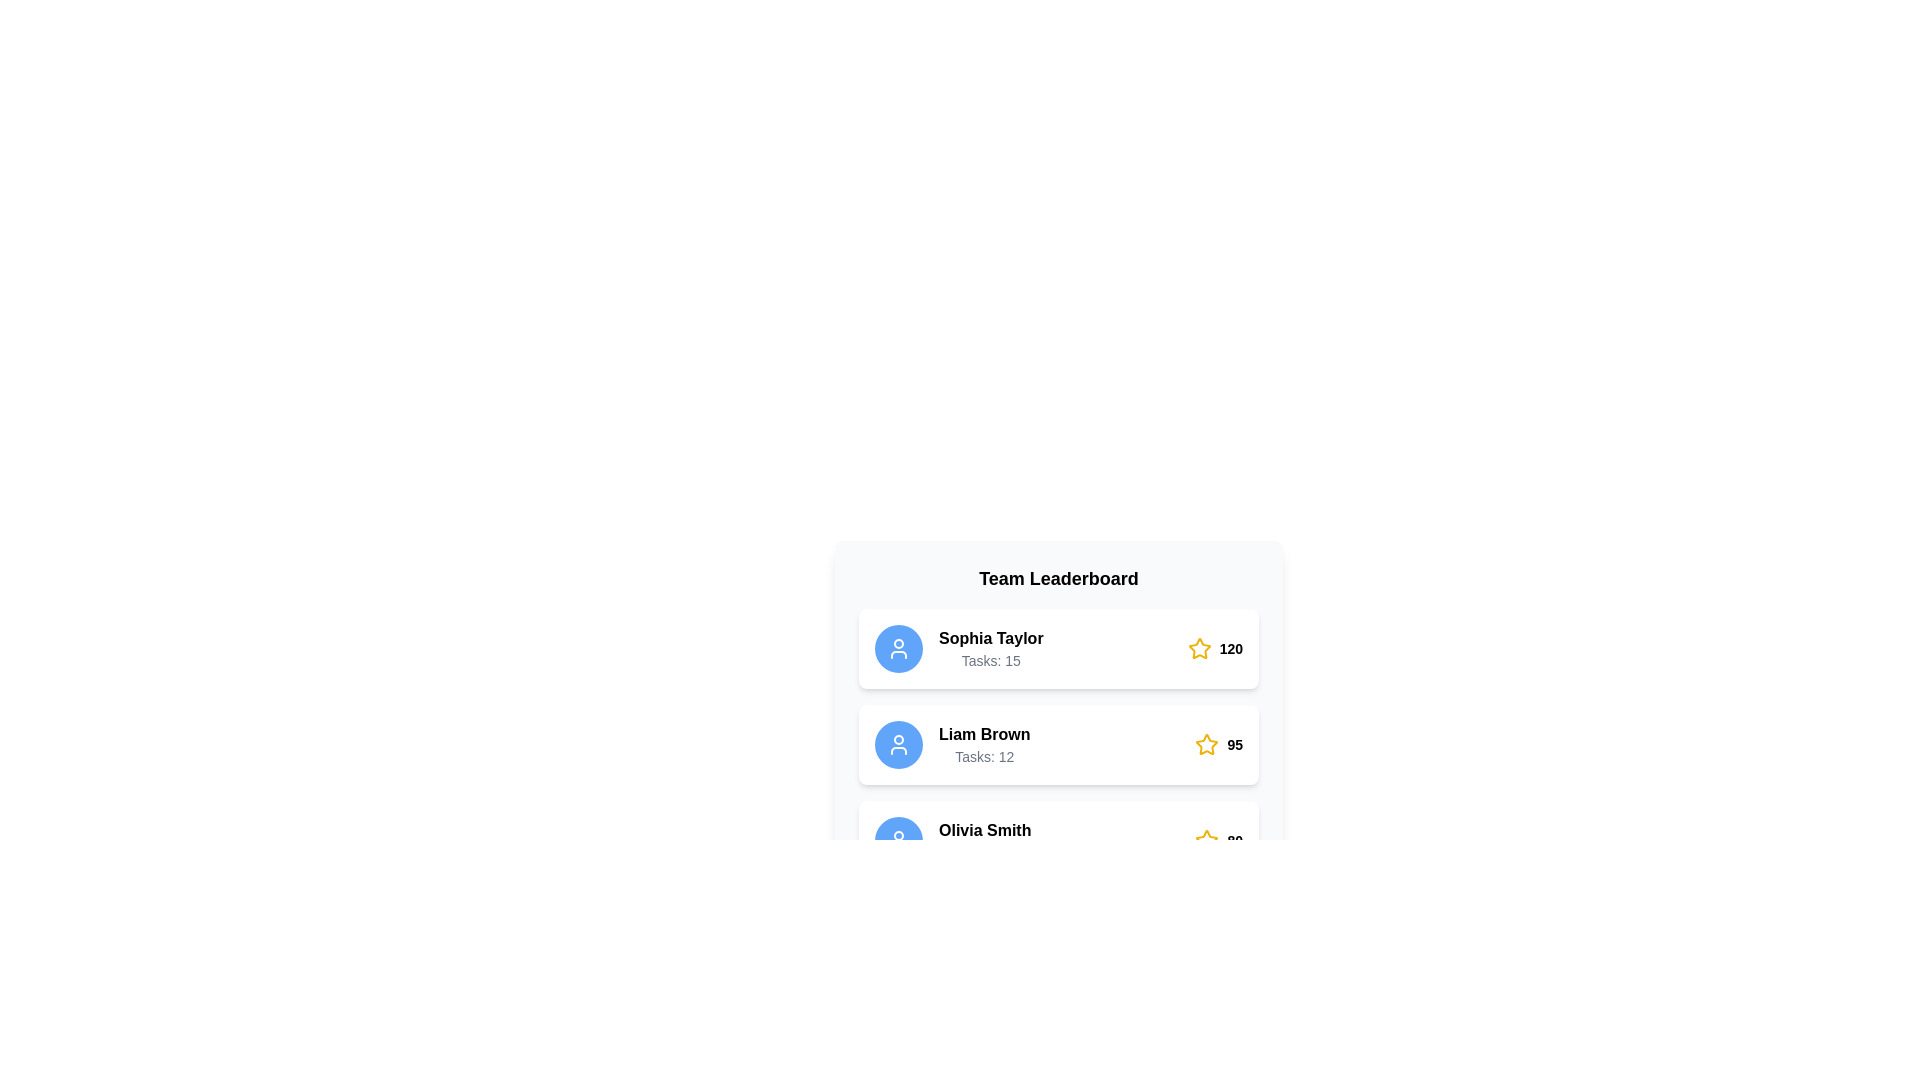 This screenshot has width=1920, height=1080. I want to click on the star icon with a yellow outline and white fill, located in the leaderboard interface next to 'Sophia Taylor', to rate it, so click(1206, 744).